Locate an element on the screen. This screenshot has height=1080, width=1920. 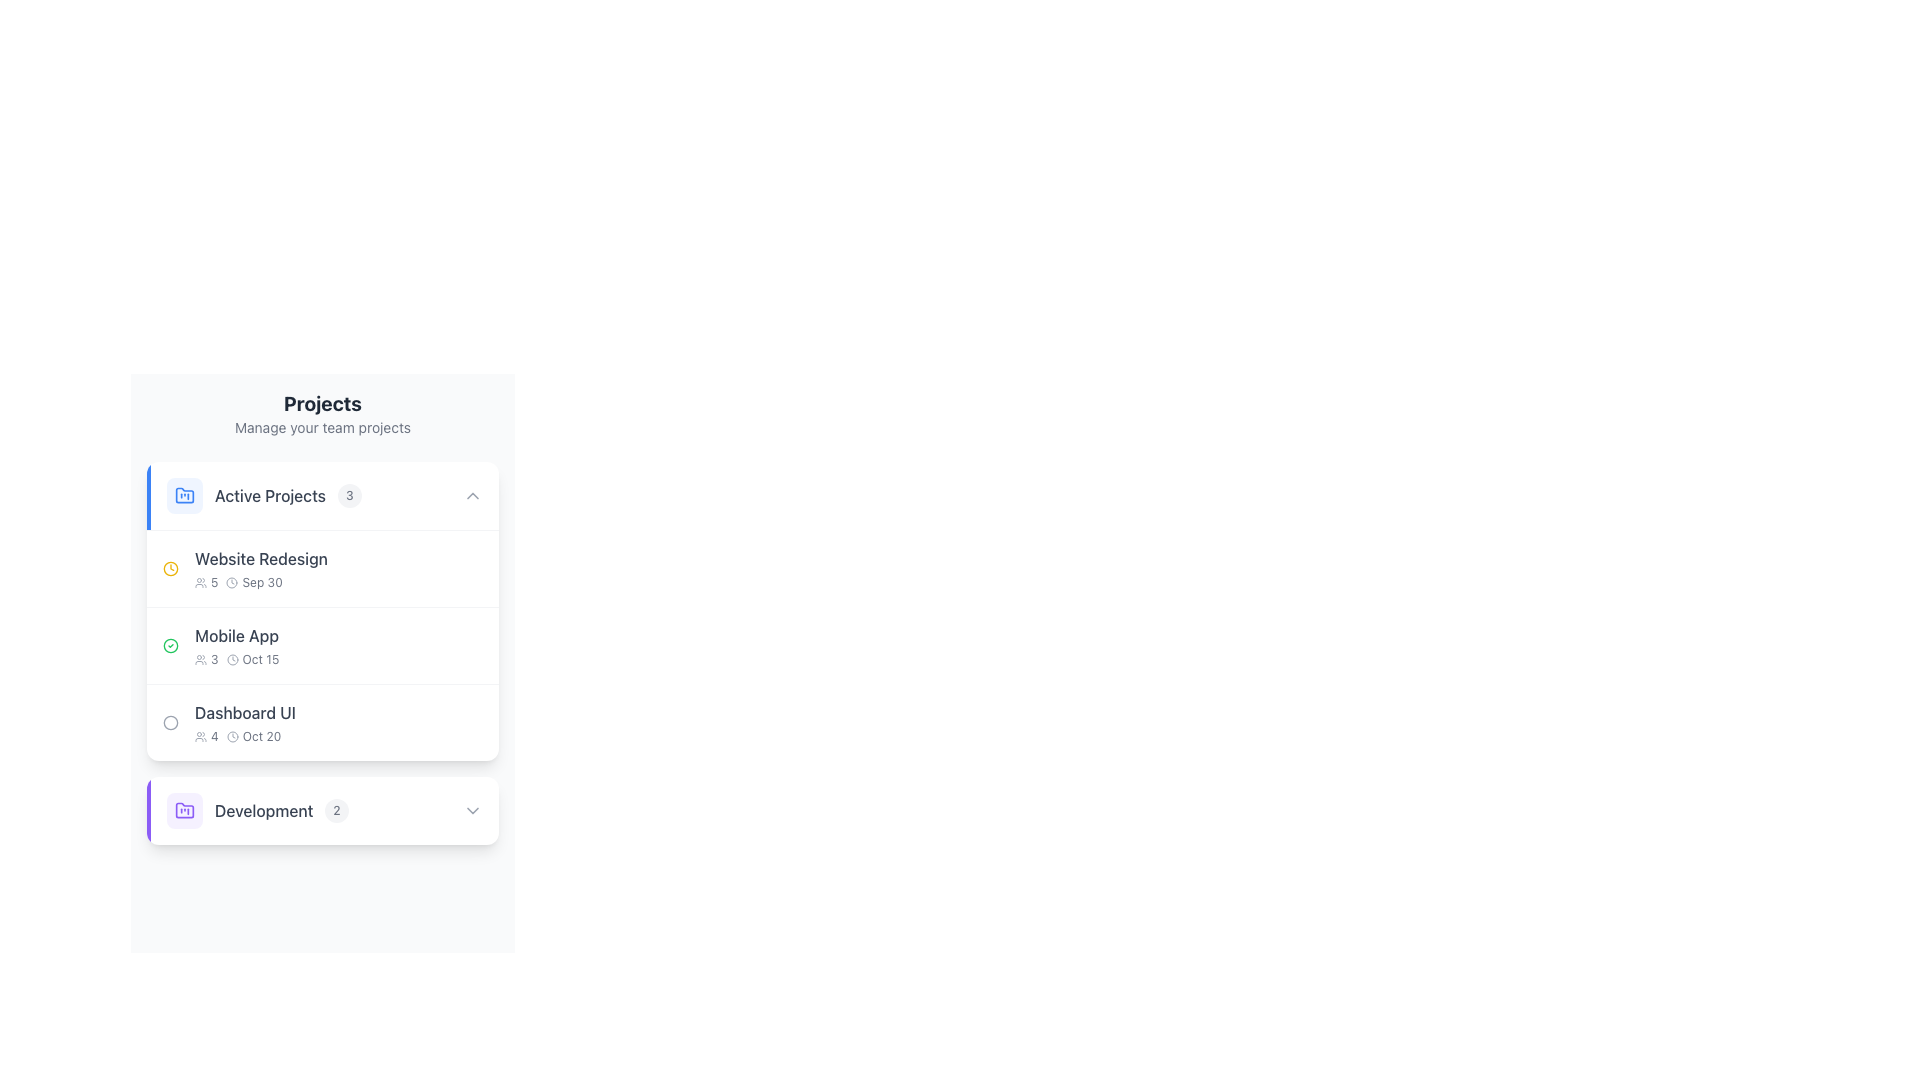
the text label displaying 'Manage your team projects' which is located directly beneath the 'Projects' title is located at coordinates (322, 427).